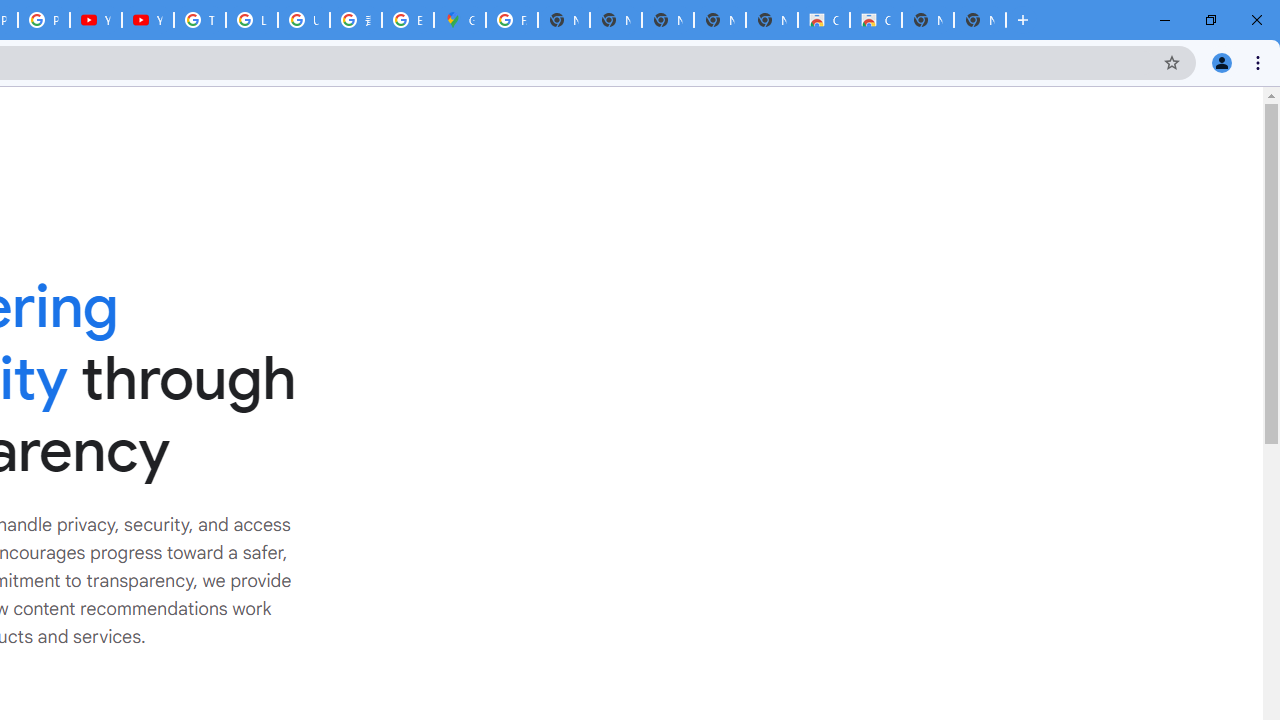  Describe the element at coordinates (459, 20) in the screenshot. I see `'Google Maps'` at that location.